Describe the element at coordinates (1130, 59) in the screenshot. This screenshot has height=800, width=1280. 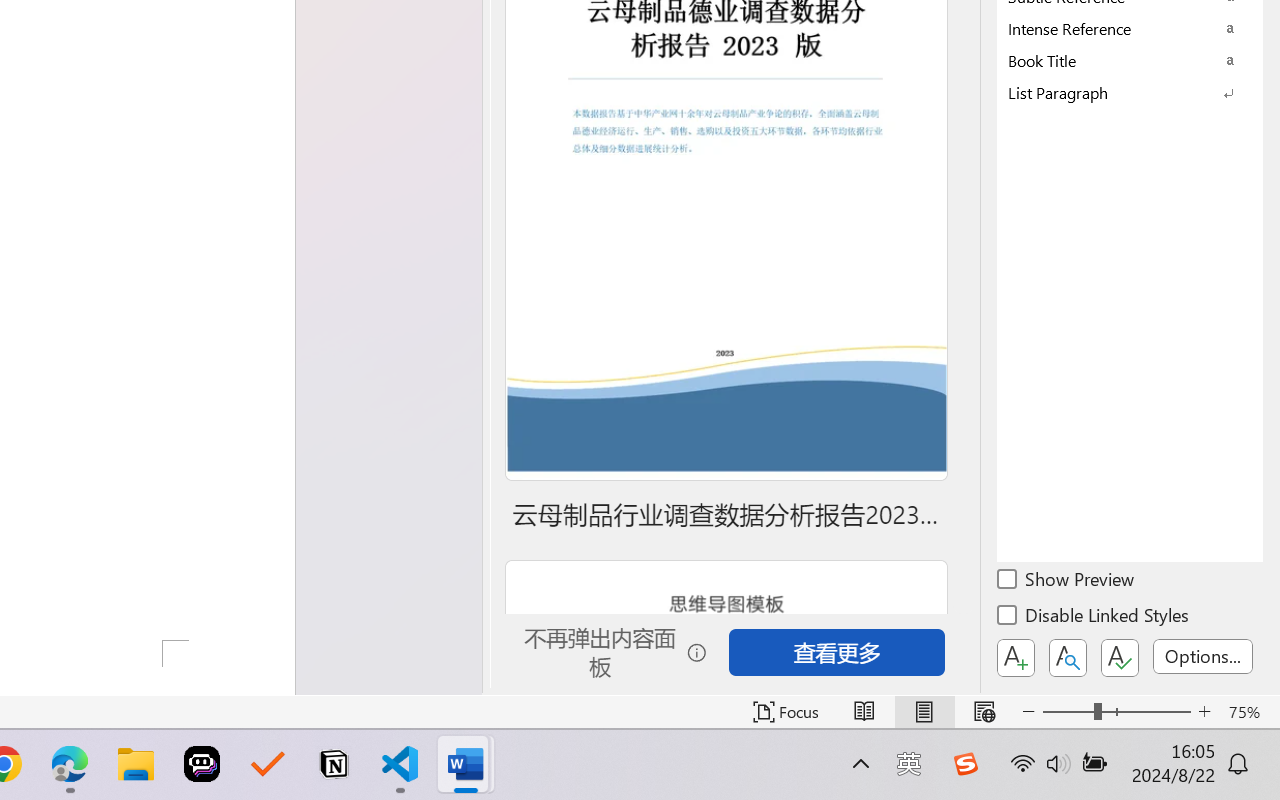
I see `'Book Title'` at that location.